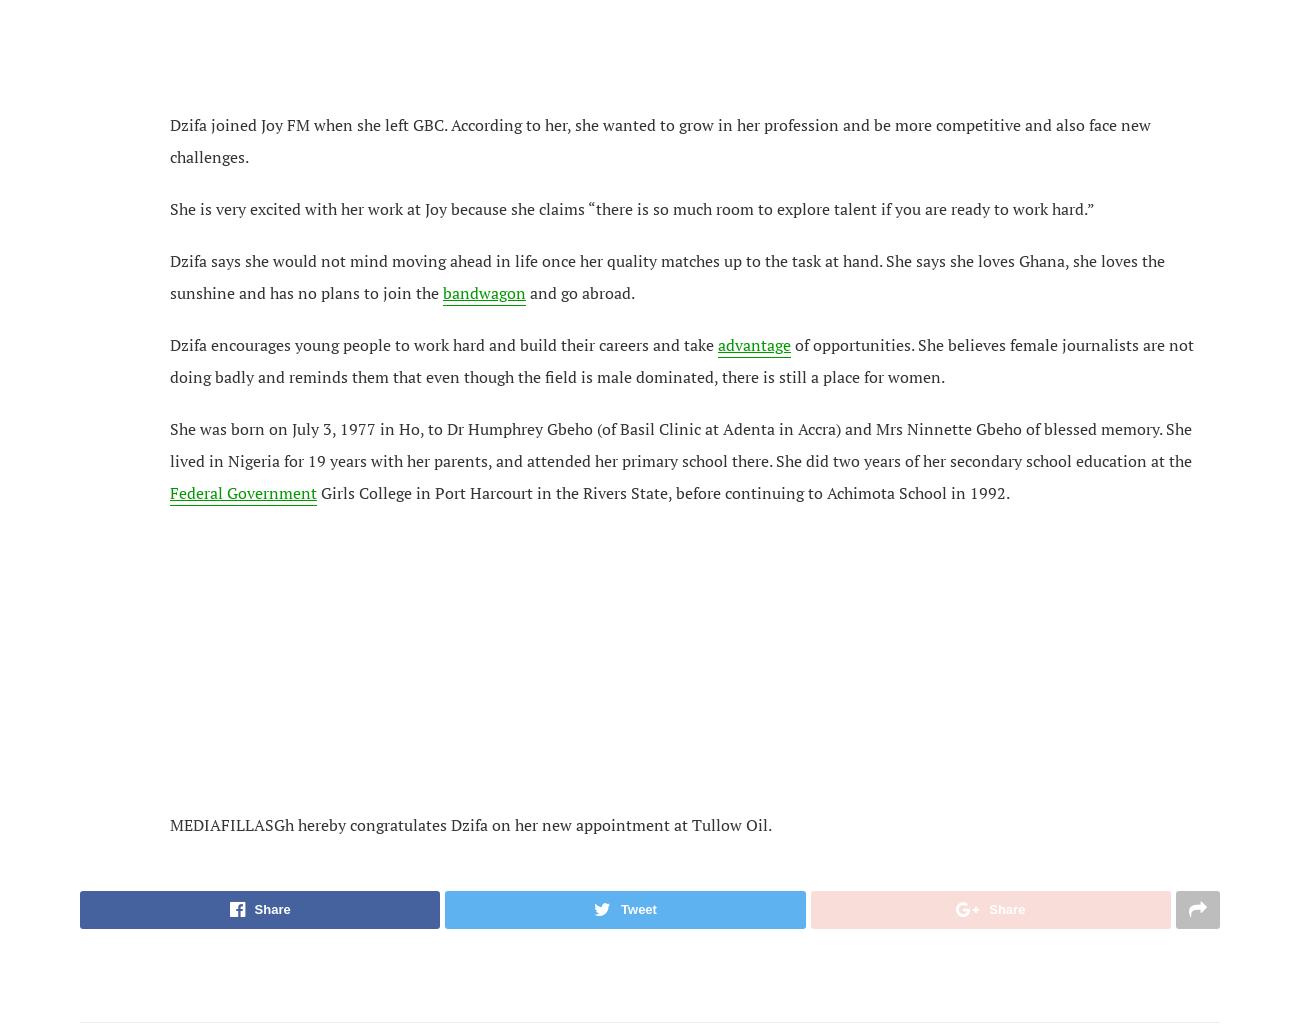 Image resolution: width=1300 pixels, height=1028 pixels. Describe the element at coordinates (680, 359) in the screenshot. I see `'of opportunities. She believes female journalists are not doing badly and reminds them that even though the field is male dominated, there is still a place for women.'` at that location.